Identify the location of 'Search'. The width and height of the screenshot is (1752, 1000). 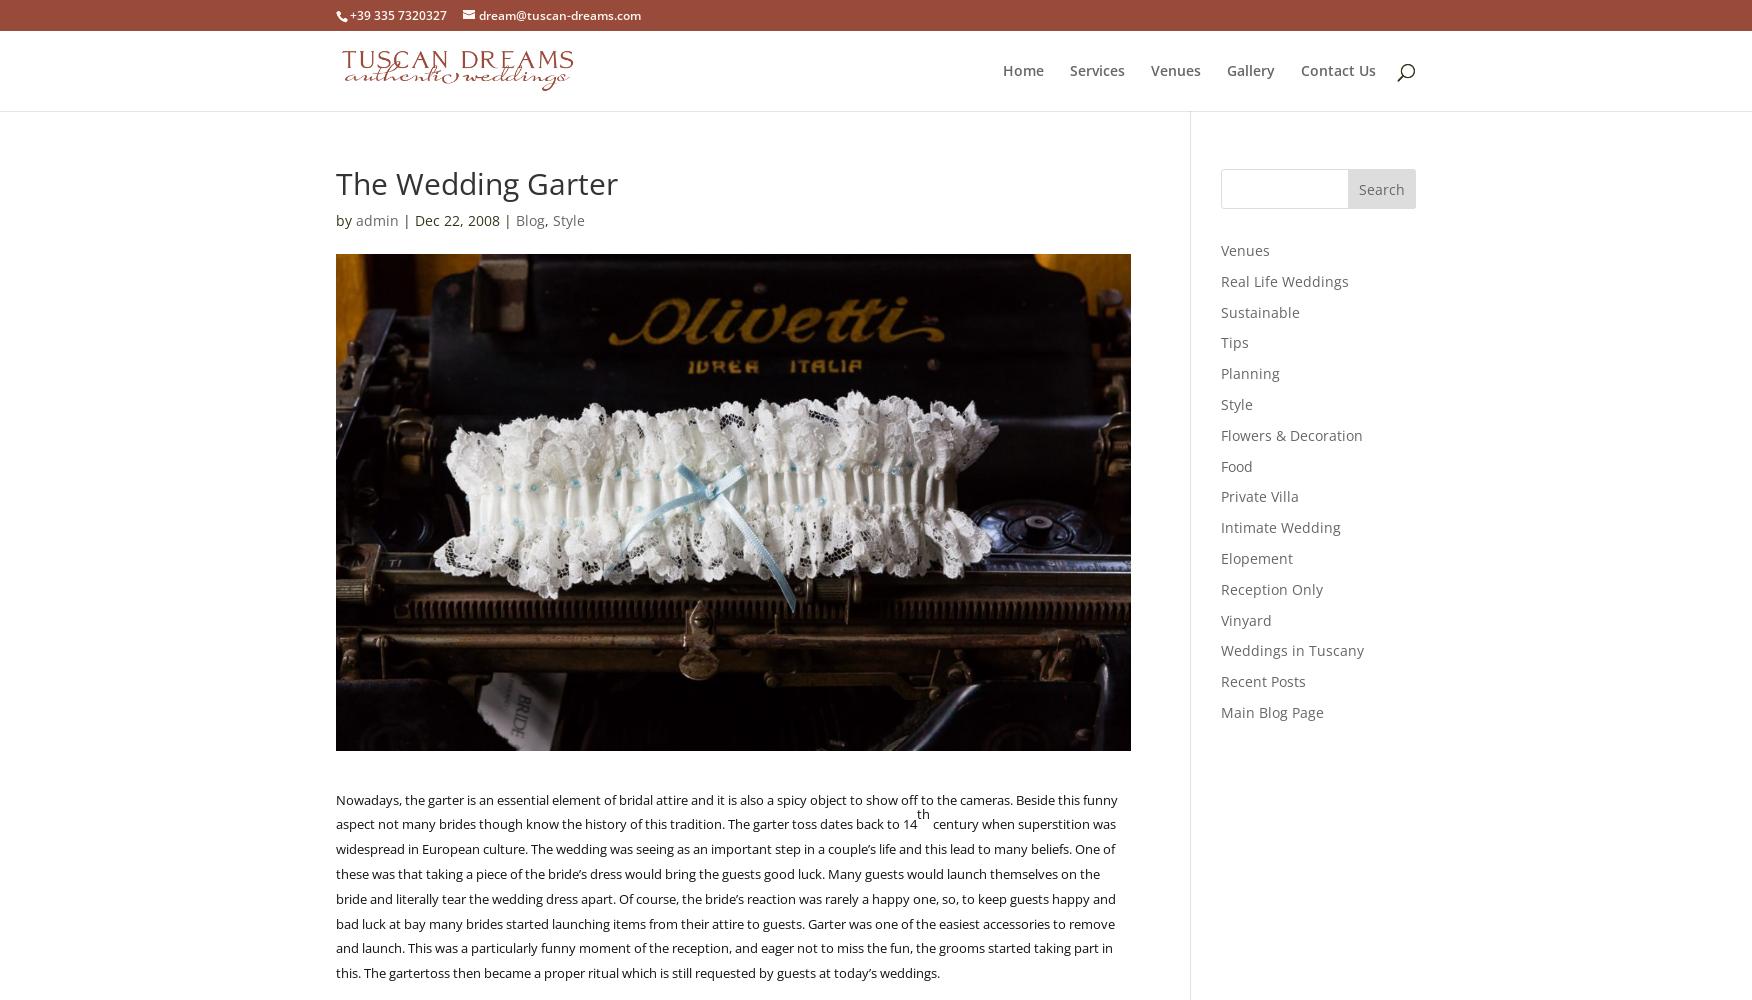
(1381, 188).